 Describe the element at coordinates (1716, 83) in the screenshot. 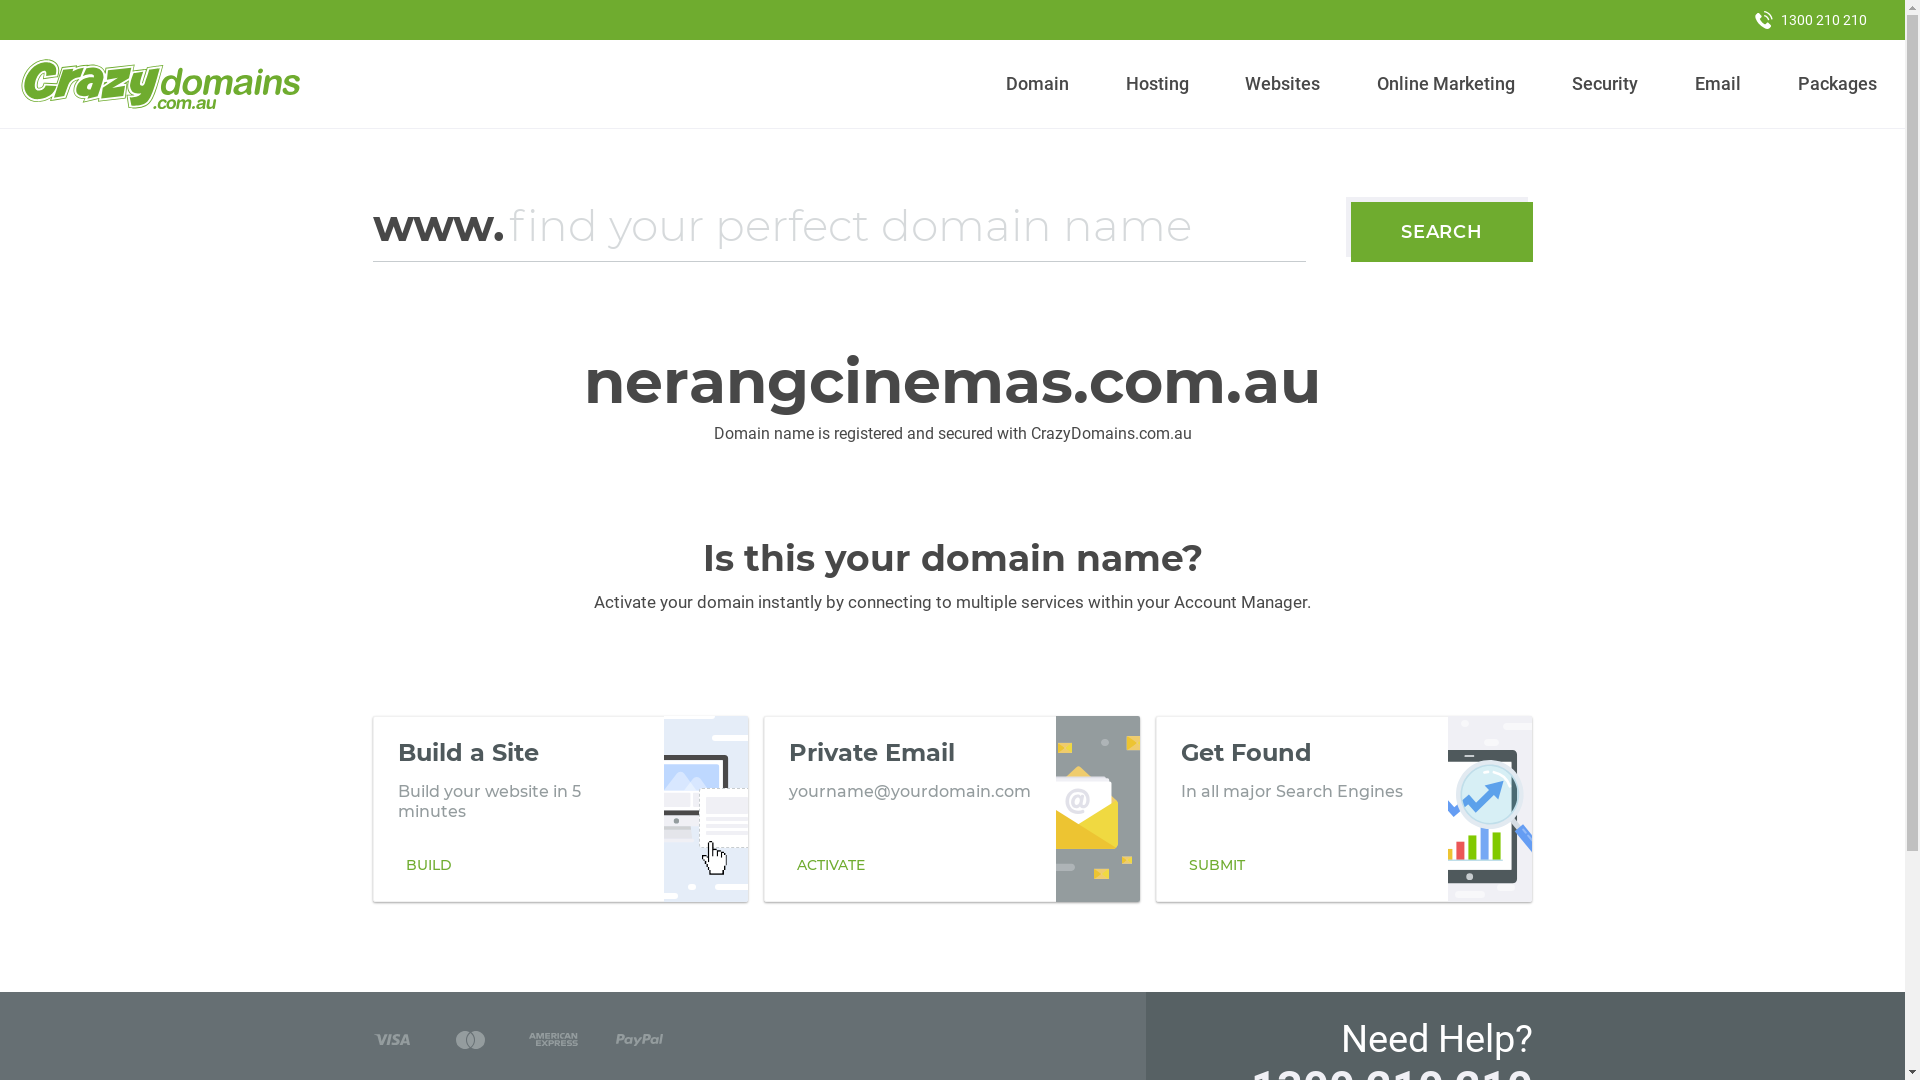

I see `'Email'` at that location.